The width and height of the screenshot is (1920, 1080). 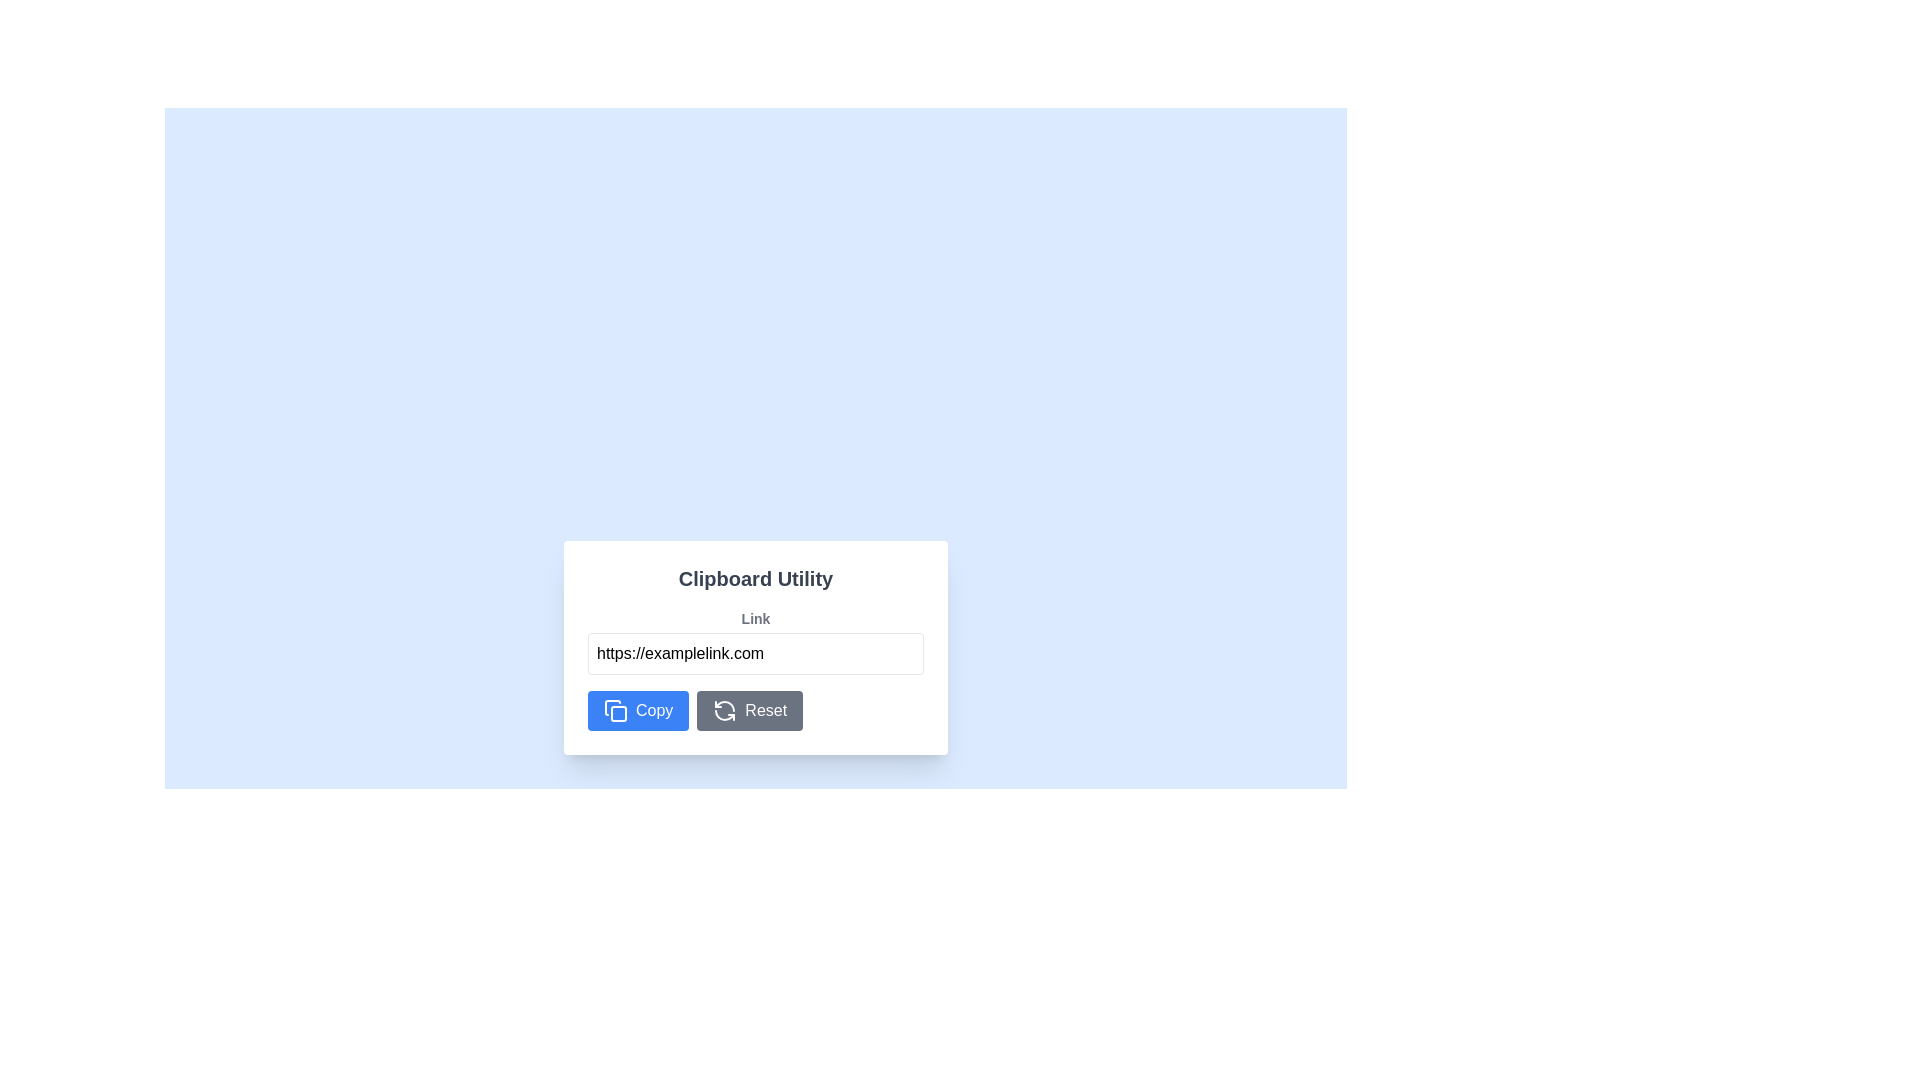 I want to click on the reset button located at the bottom-right corner of the button group in the clipboard utility interface, so click(x=748, y=709).